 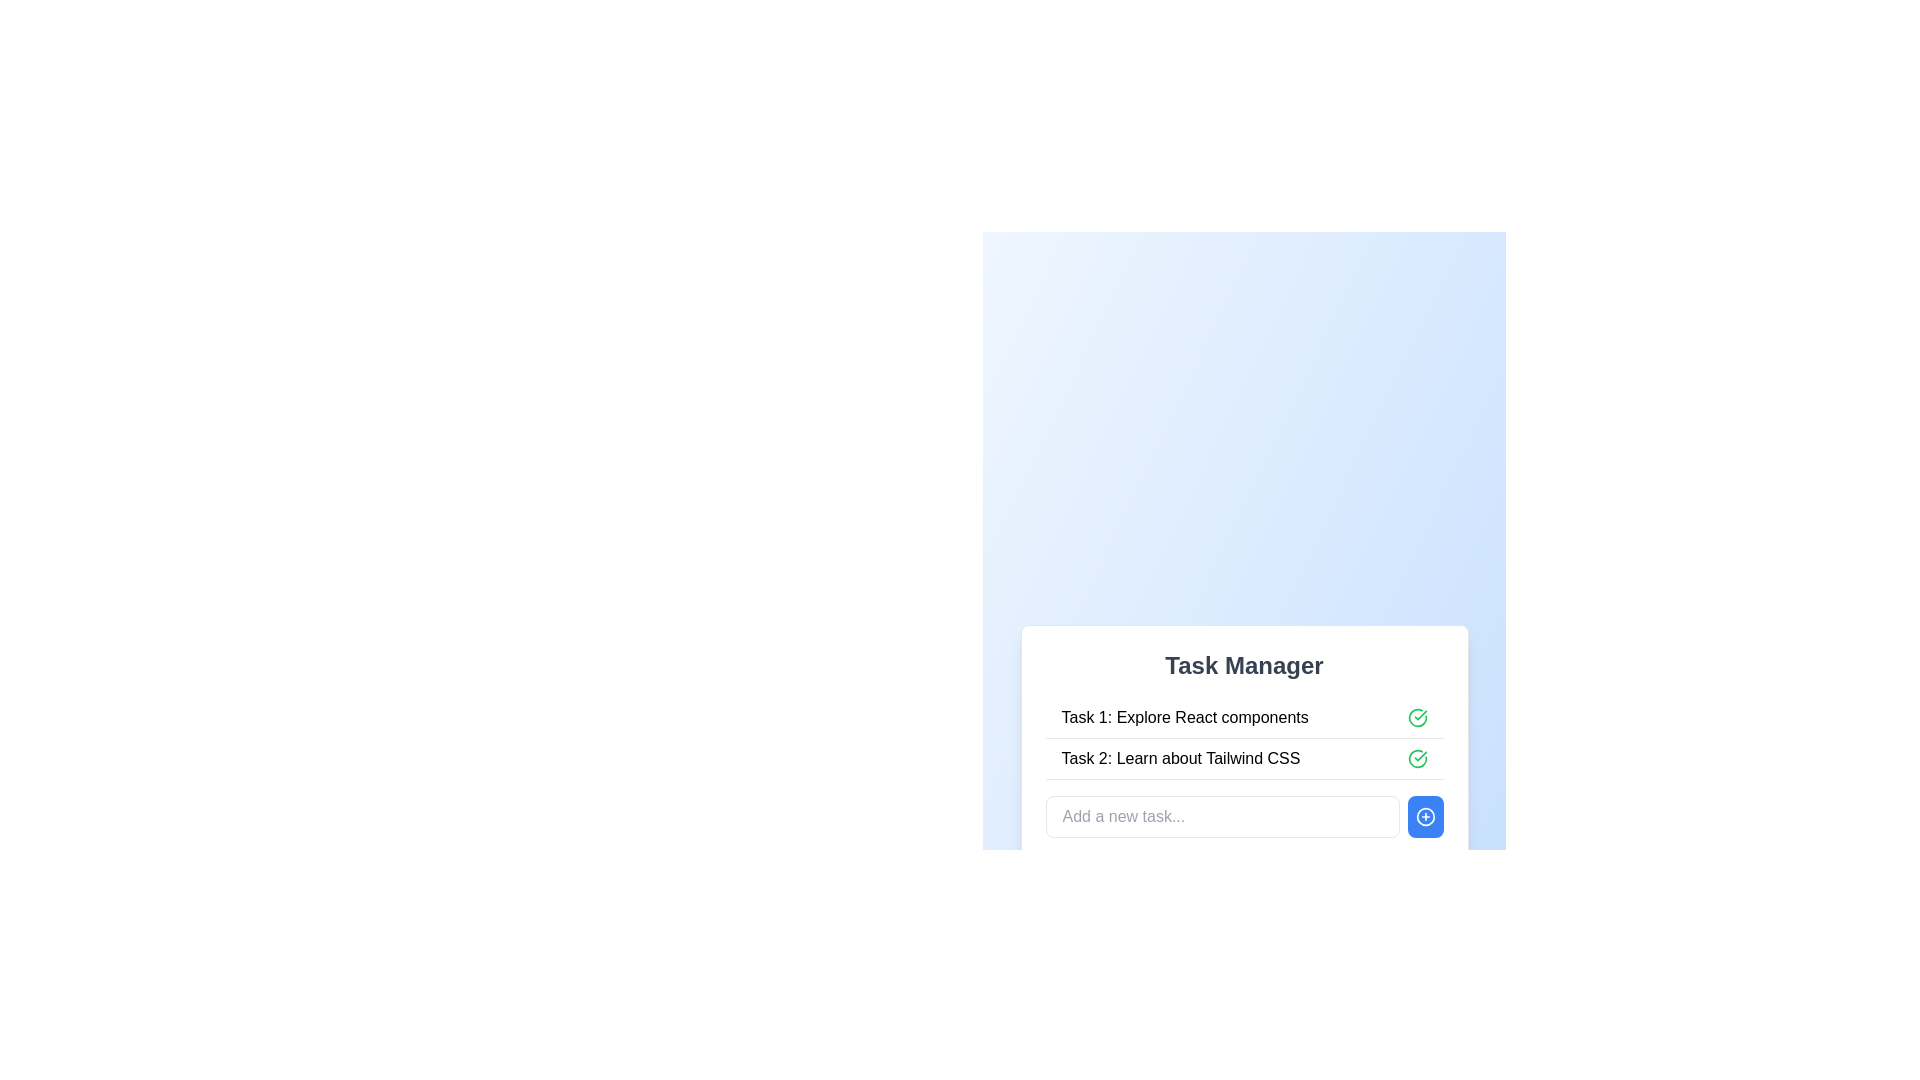 What do you see at coordinates (1243, 817) in the screenshot?
I see `the text input field for adding new tasks, located below the listed tasks in the task manager interface` at bounding box center [1243, 817].